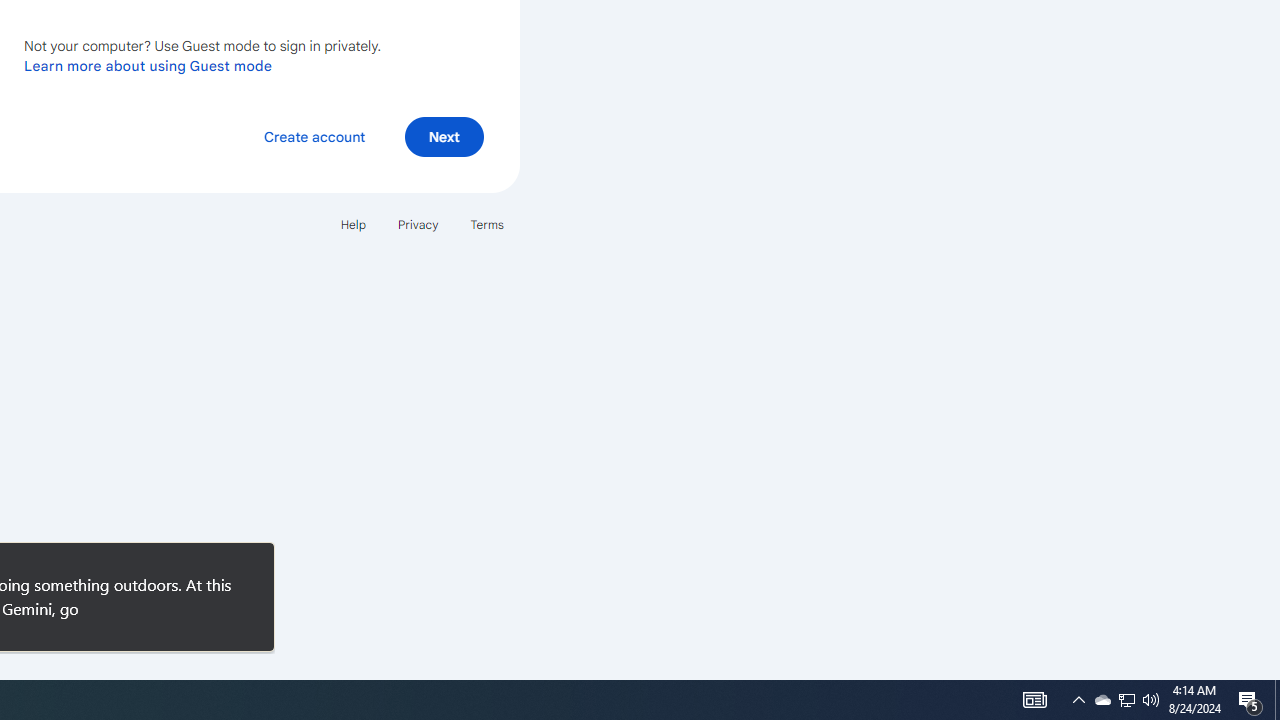 The width and height of the screenshot is (1280, 720). I want to click on 'Create account', so click(313, 135).